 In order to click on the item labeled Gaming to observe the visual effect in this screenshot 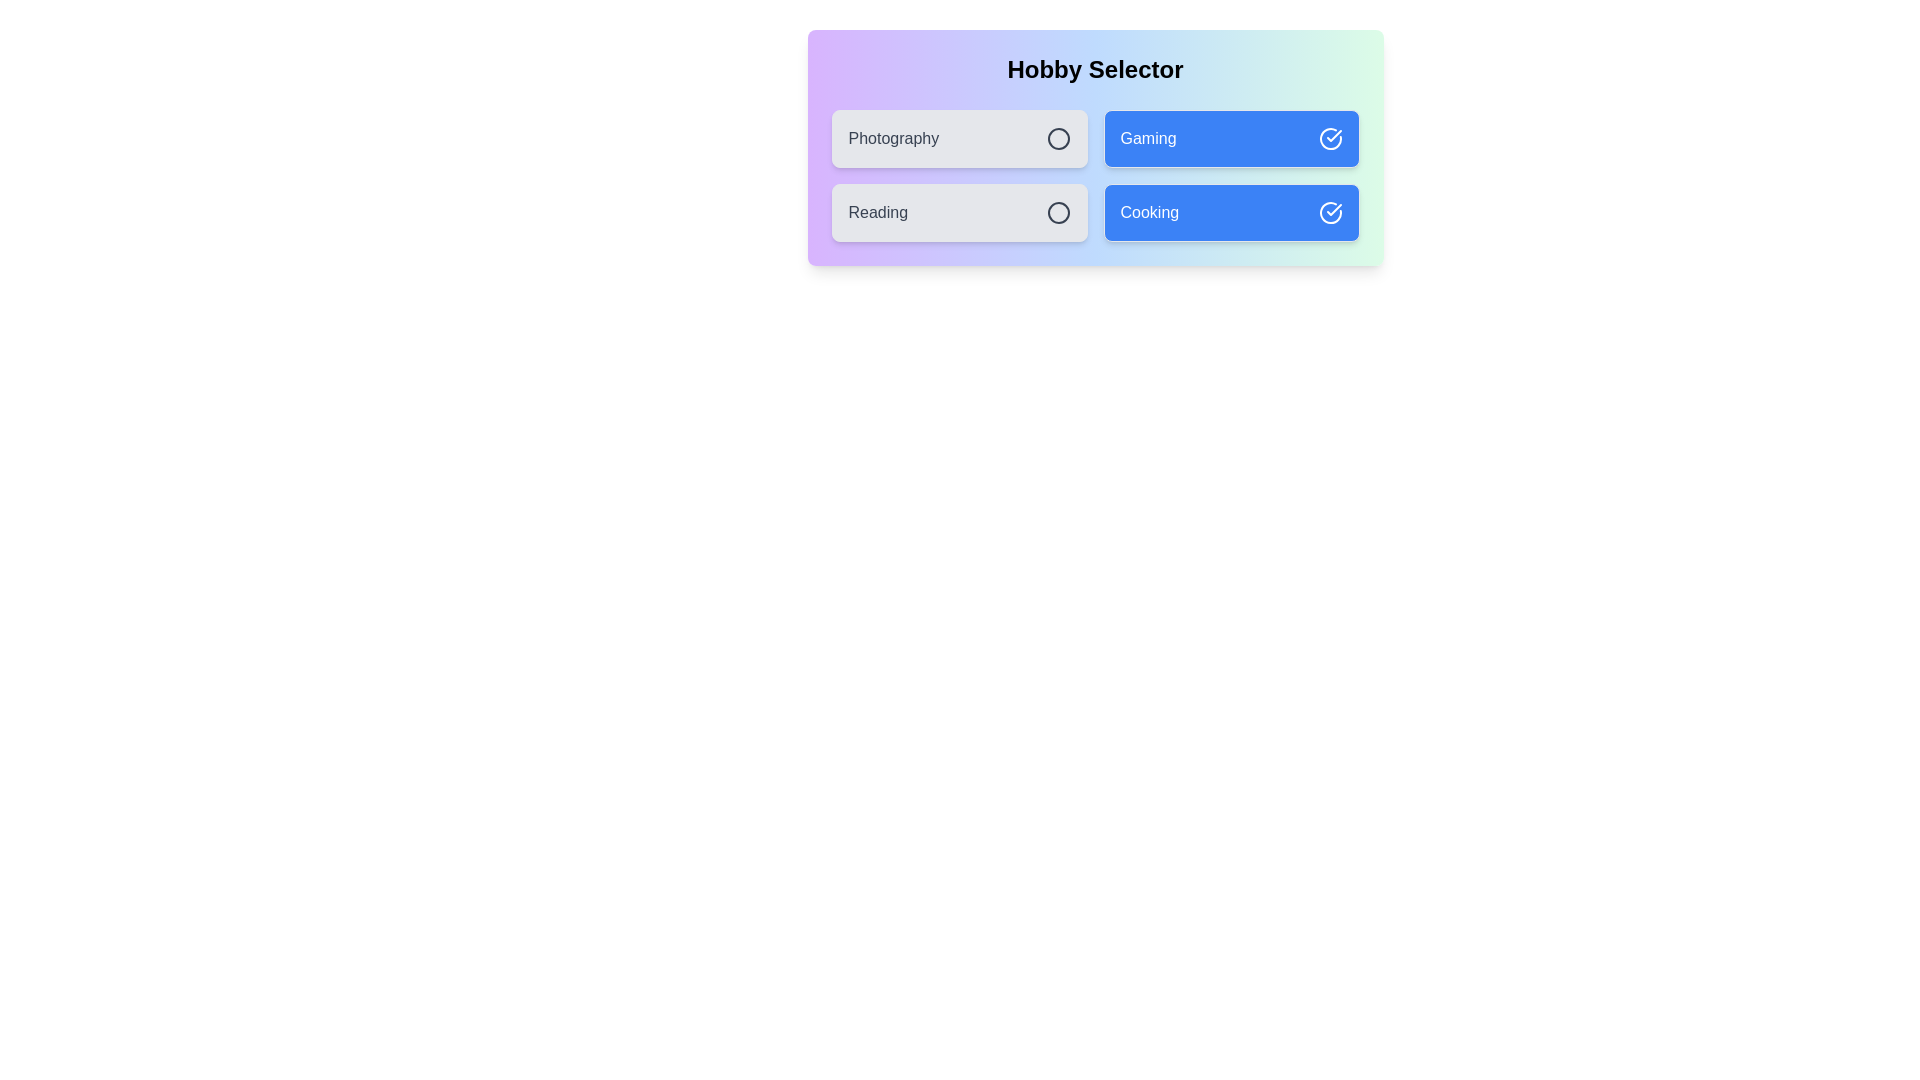, I will do `click(1230, 137)`.